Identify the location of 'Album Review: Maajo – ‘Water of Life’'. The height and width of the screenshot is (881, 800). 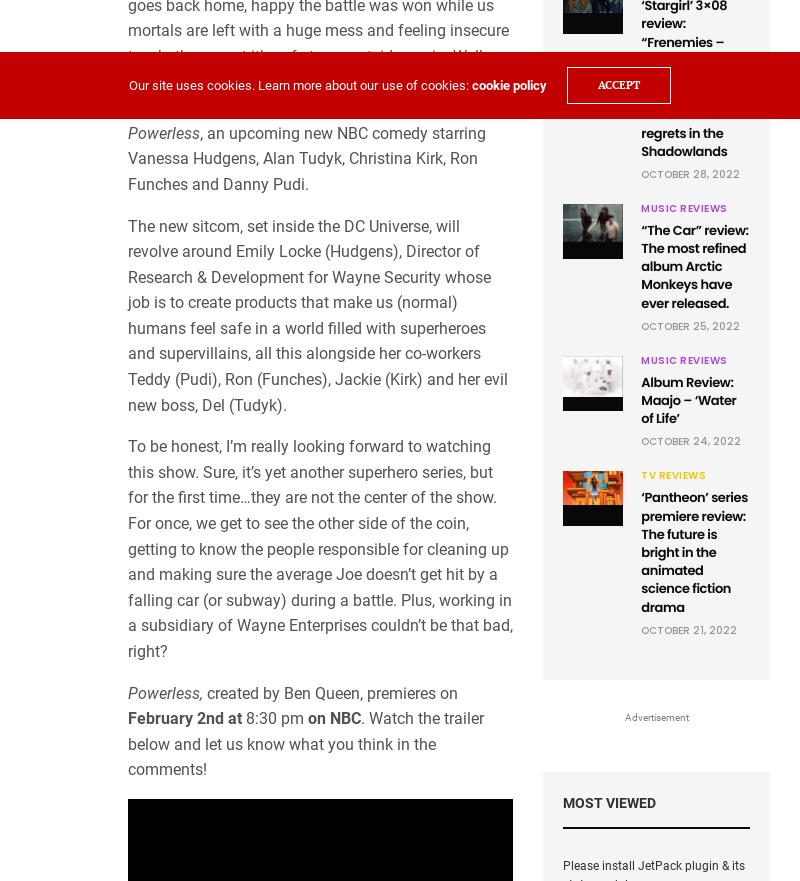
(688, 399).